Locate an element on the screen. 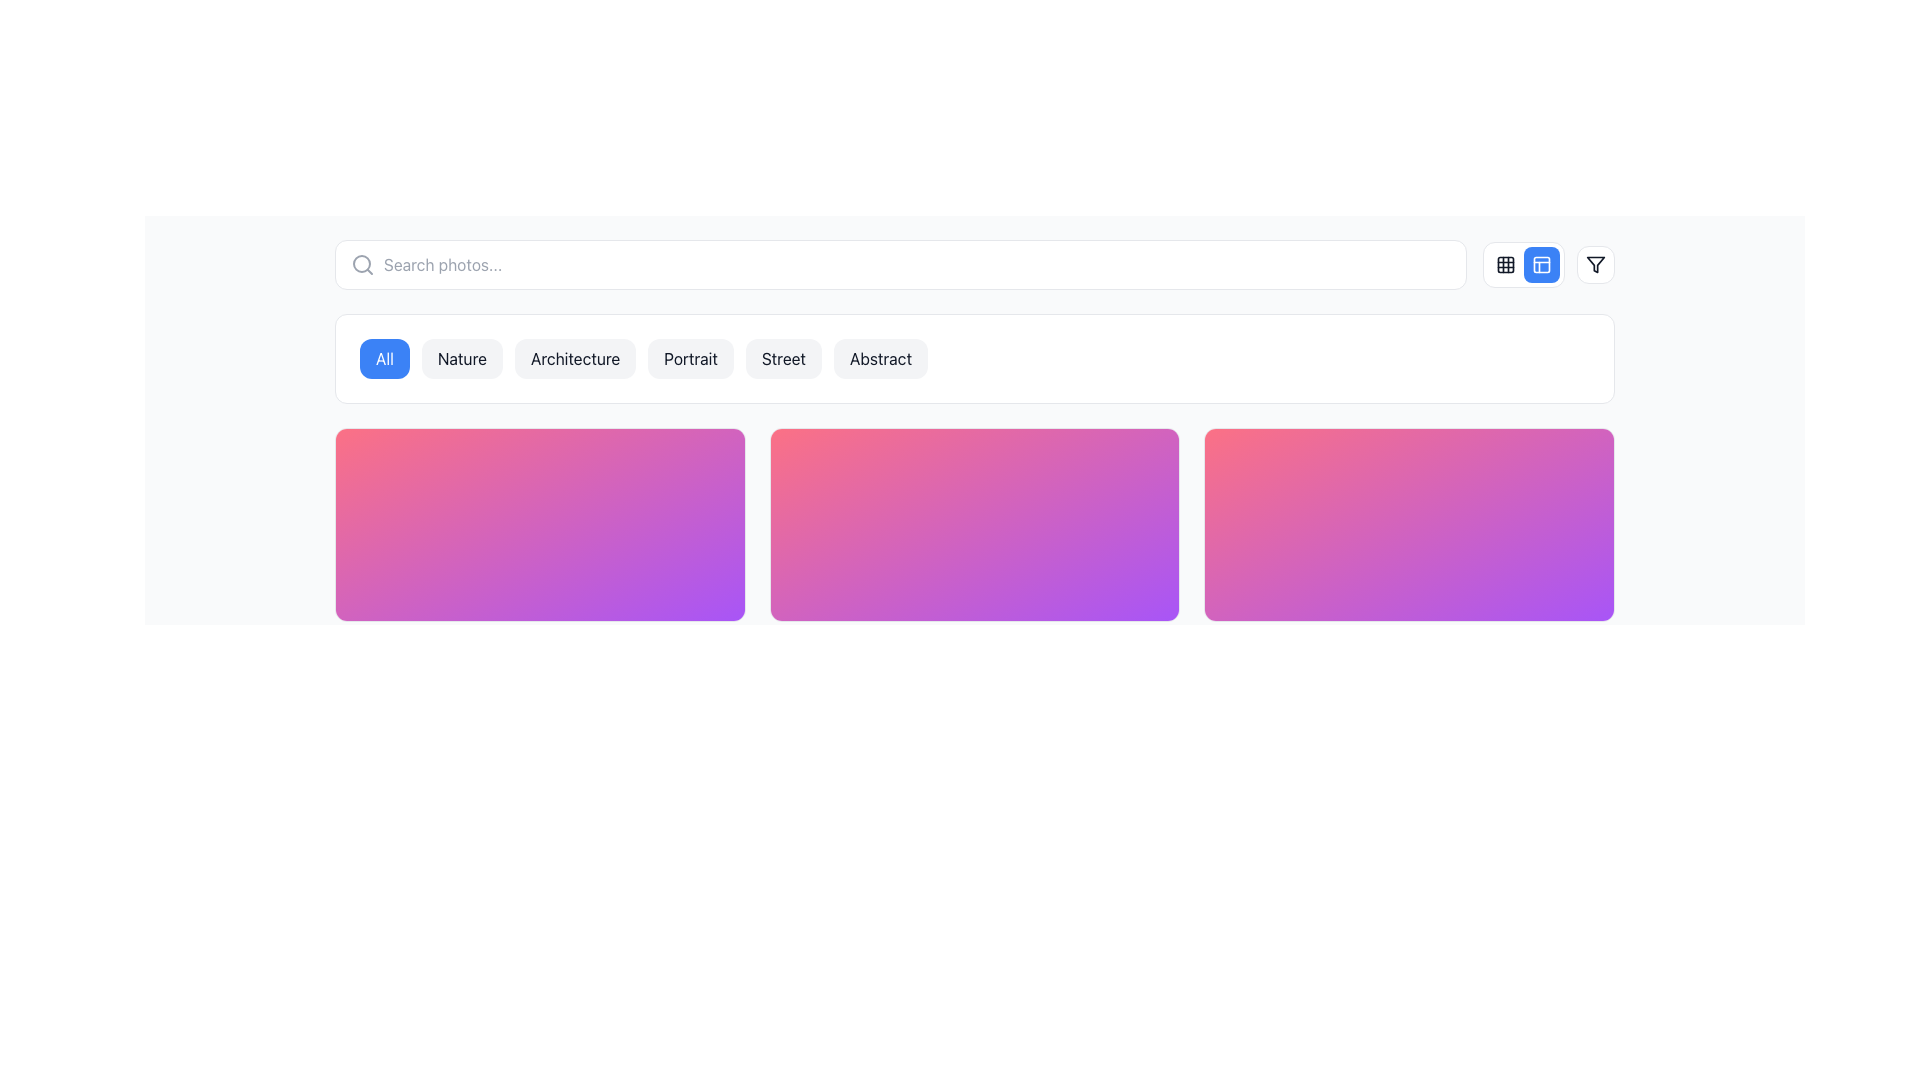 This screenshot has width=1920, height=1080. the 'Filter' icon located in the top-right corner of the interface is located at coordinates (1595, 264).